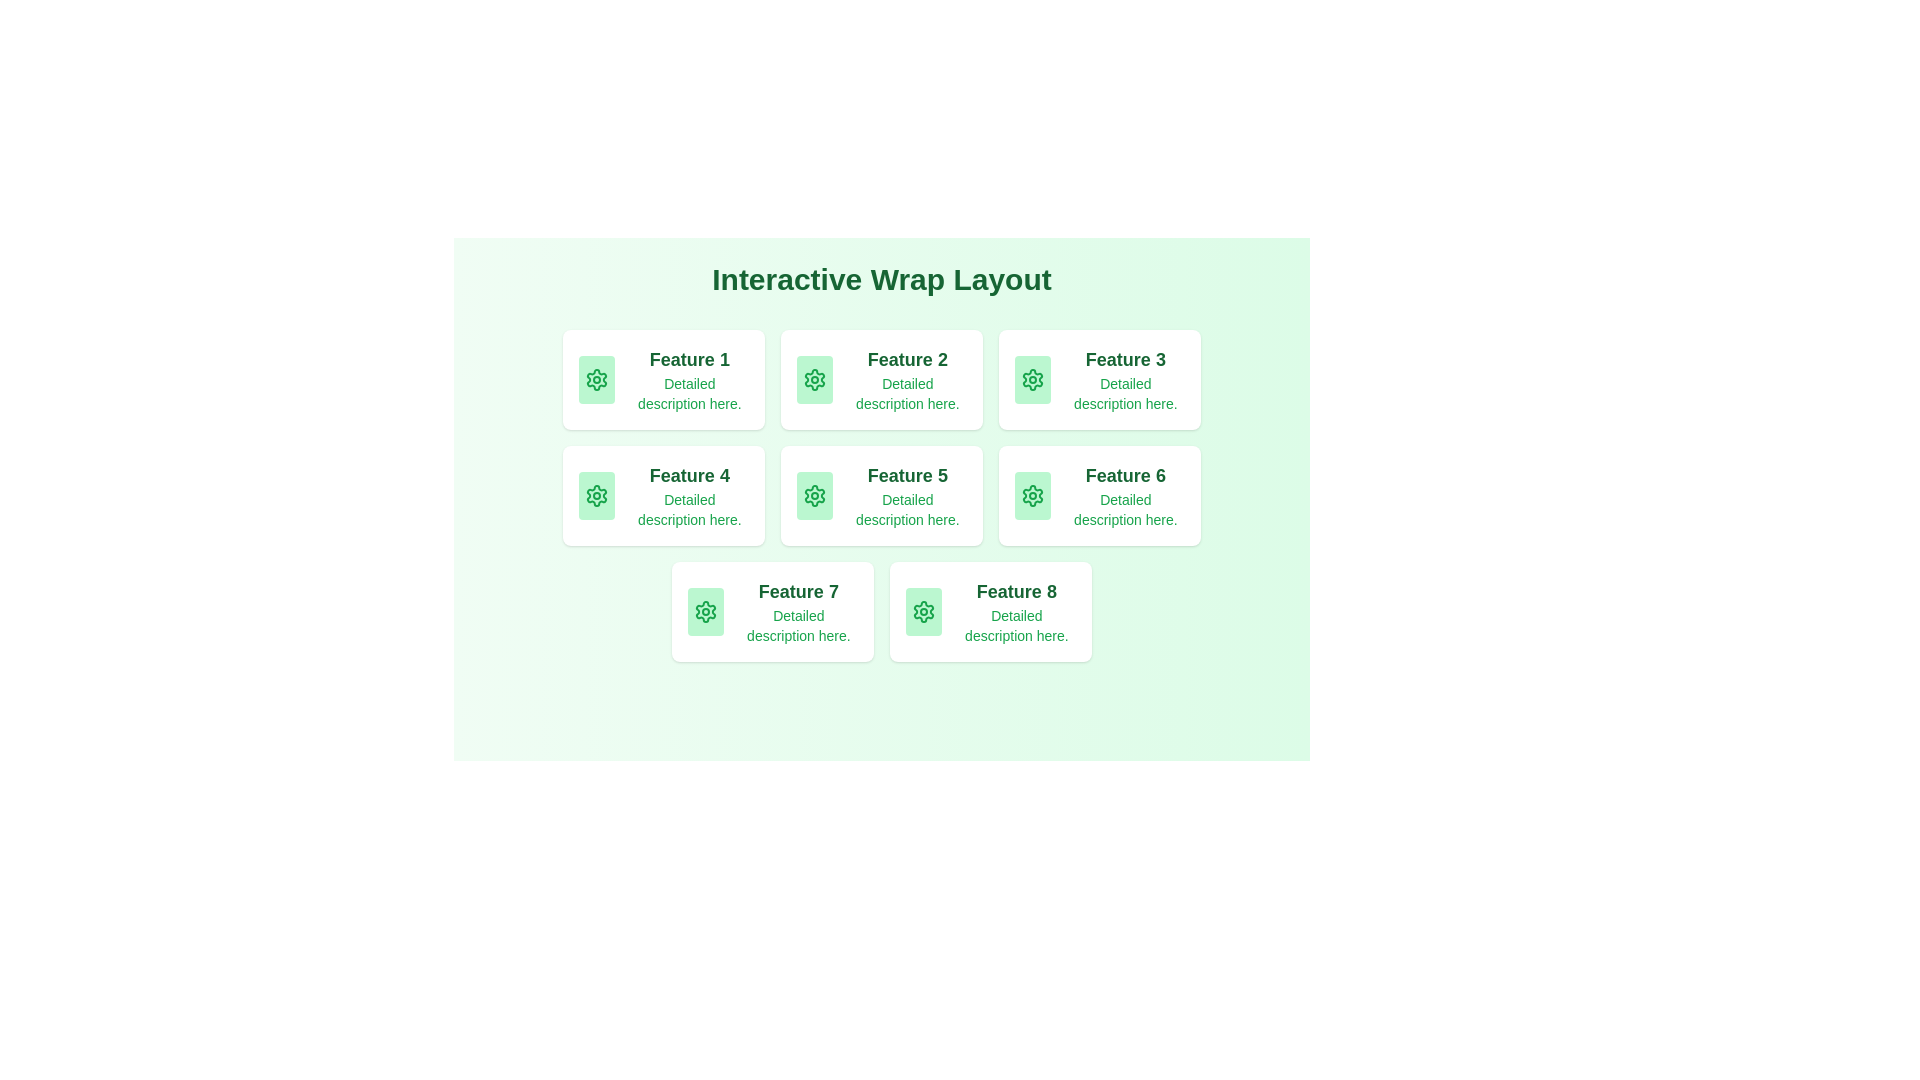 The width and height of the screenshot is (1920, 1080). Describe the element at coordinates (906, 380) in the screenshot. I see `text label that displays 'Feature 2' in bold green font and 'Detailed description here.' in smaller, lighter green text, located in the second column of the first row within a grid layout` at that location.